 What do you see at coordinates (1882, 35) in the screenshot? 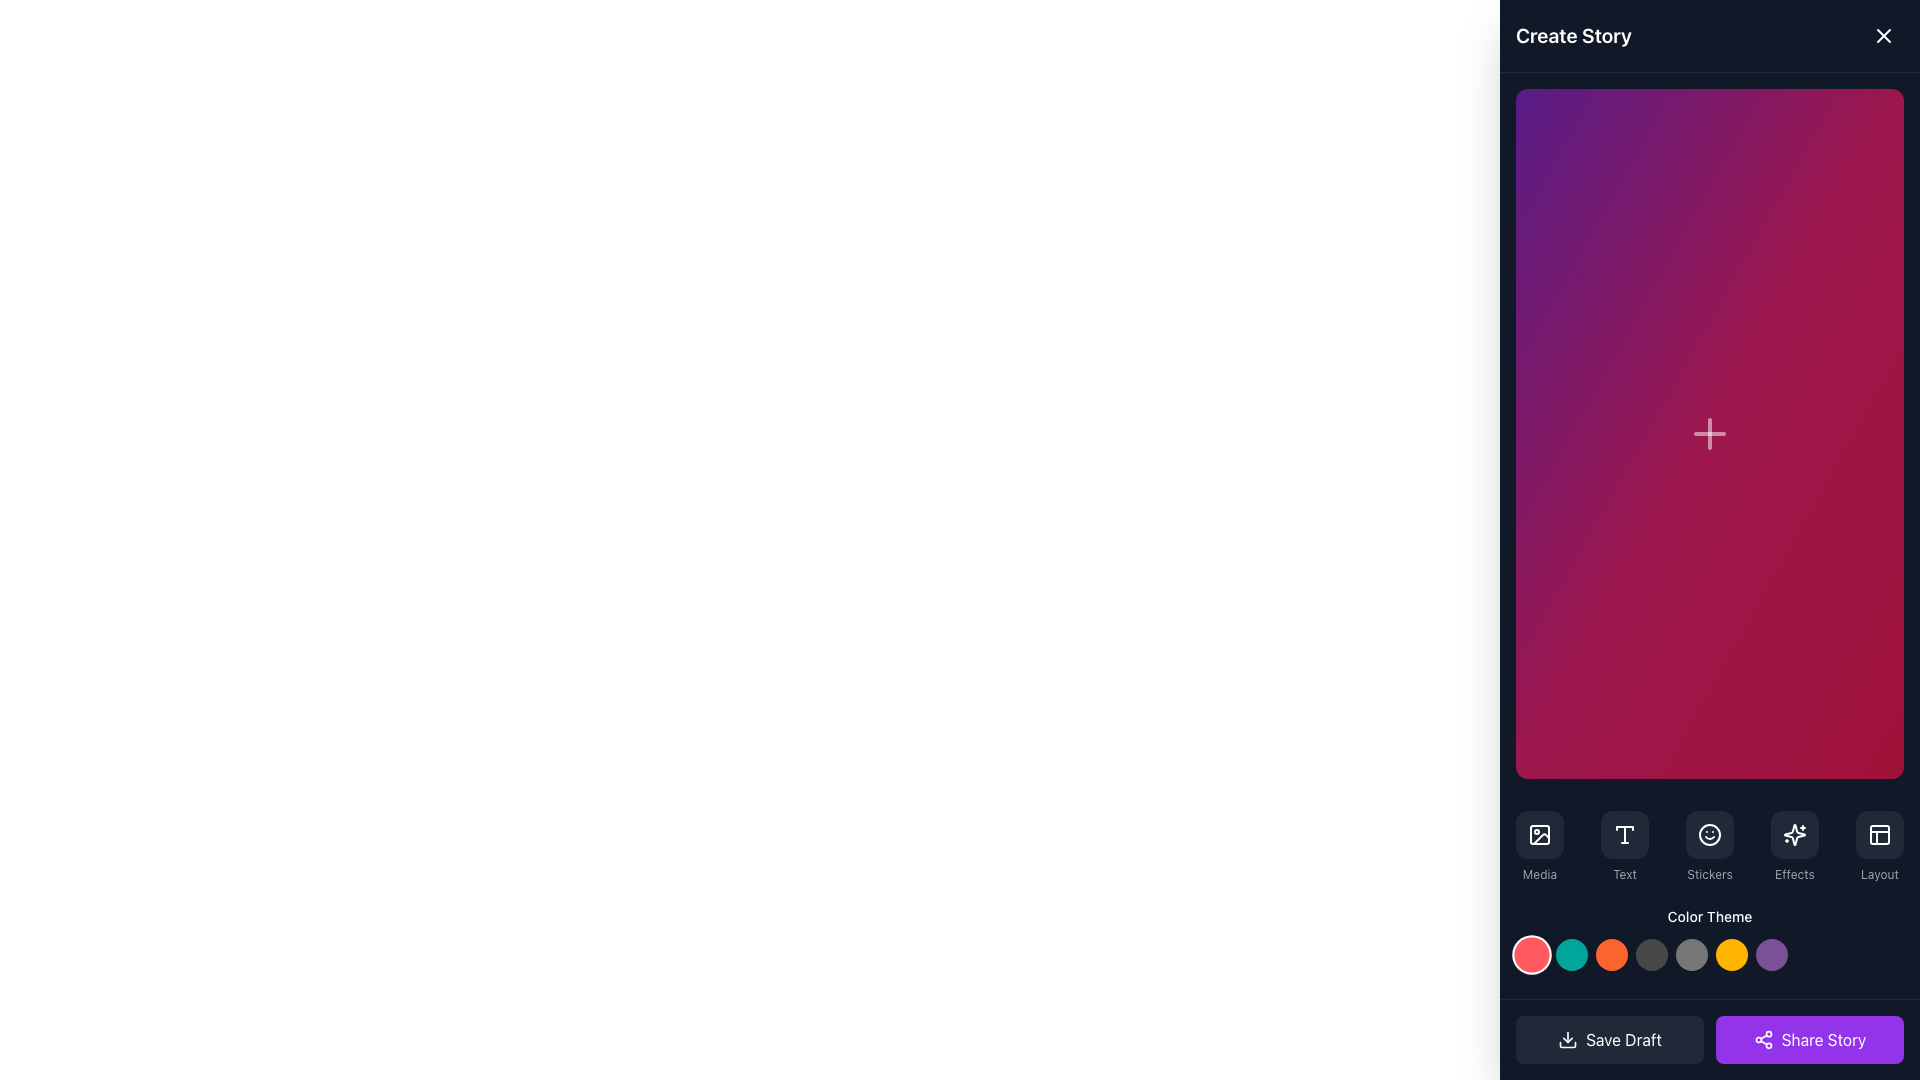
I see `the close button located at the top-right corner of the 'Create Story' panel to observe a visual change` at bounding box center [1882, 35].